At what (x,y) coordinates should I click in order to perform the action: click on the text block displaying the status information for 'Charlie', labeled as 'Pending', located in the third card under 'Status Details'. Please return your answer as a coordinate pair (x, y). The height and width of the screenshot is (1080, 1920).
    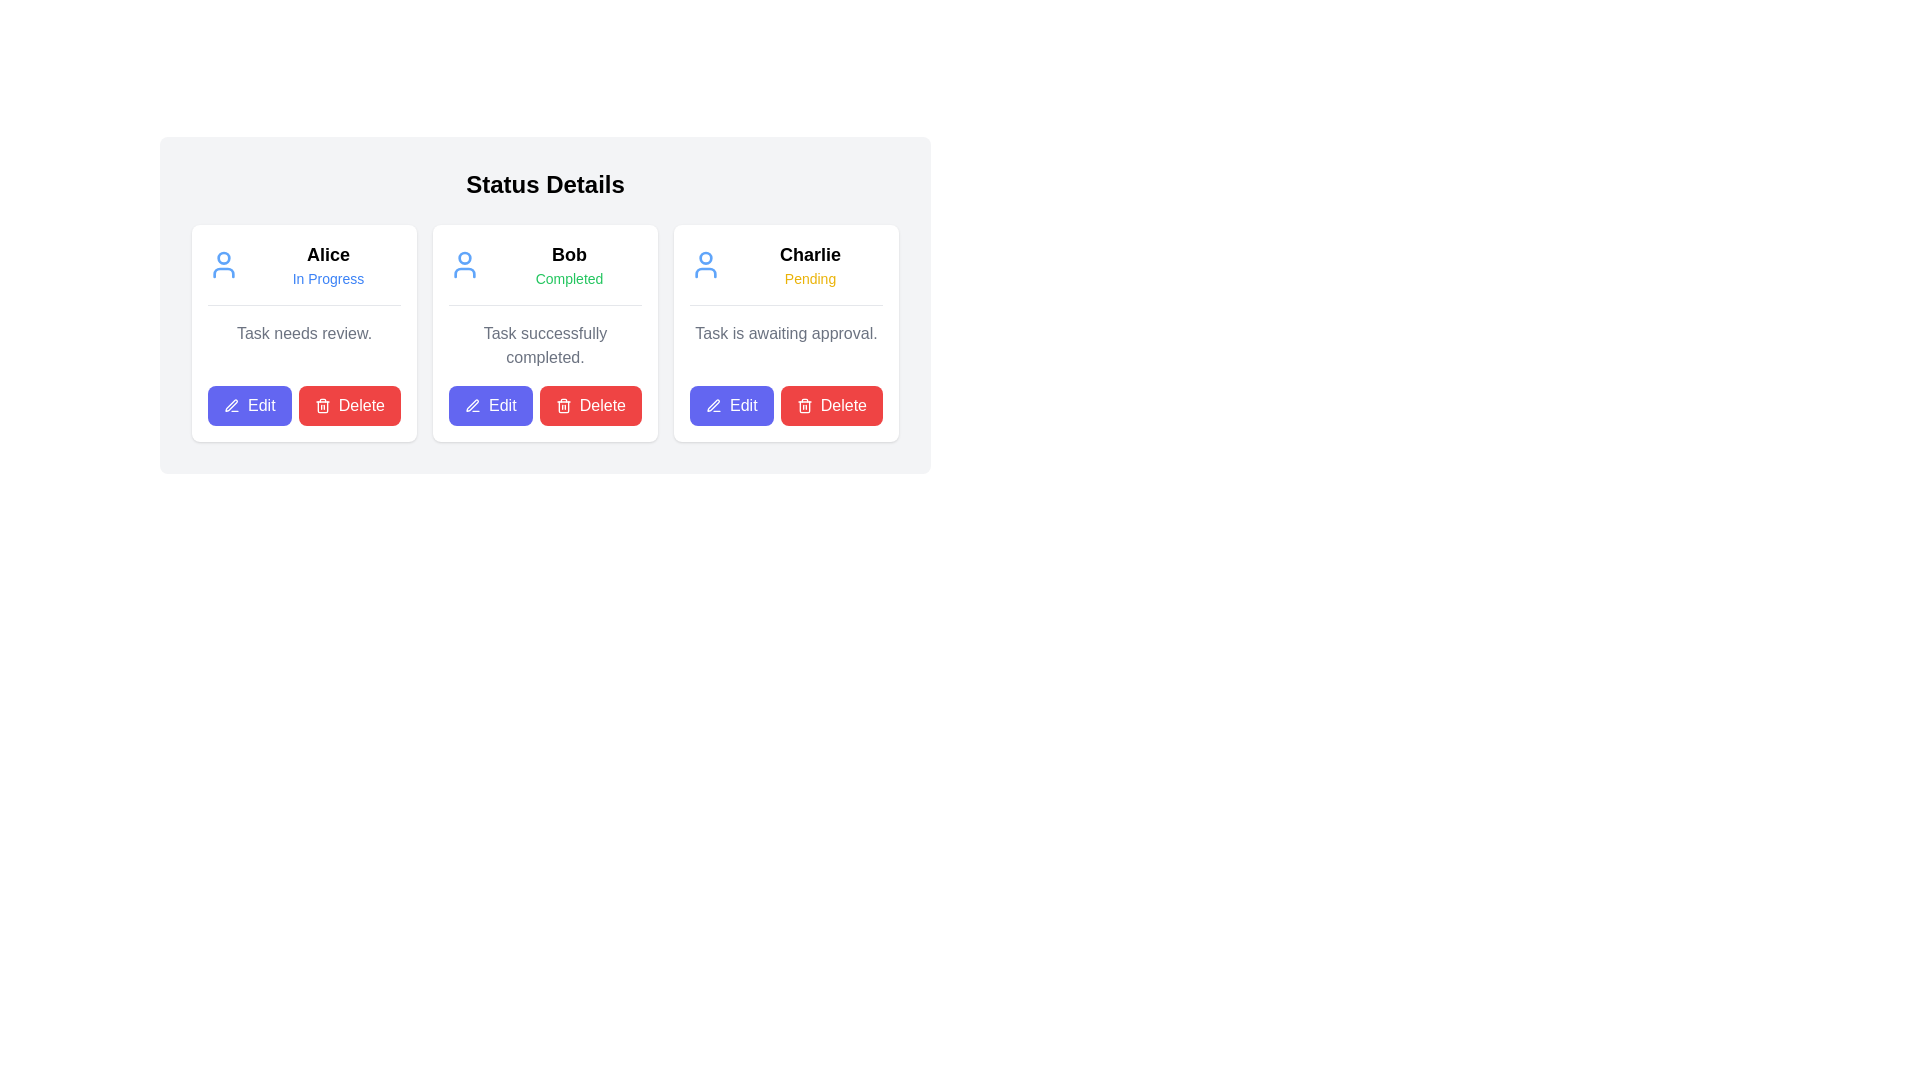
    Looking at the image, I should click on (810, 264).